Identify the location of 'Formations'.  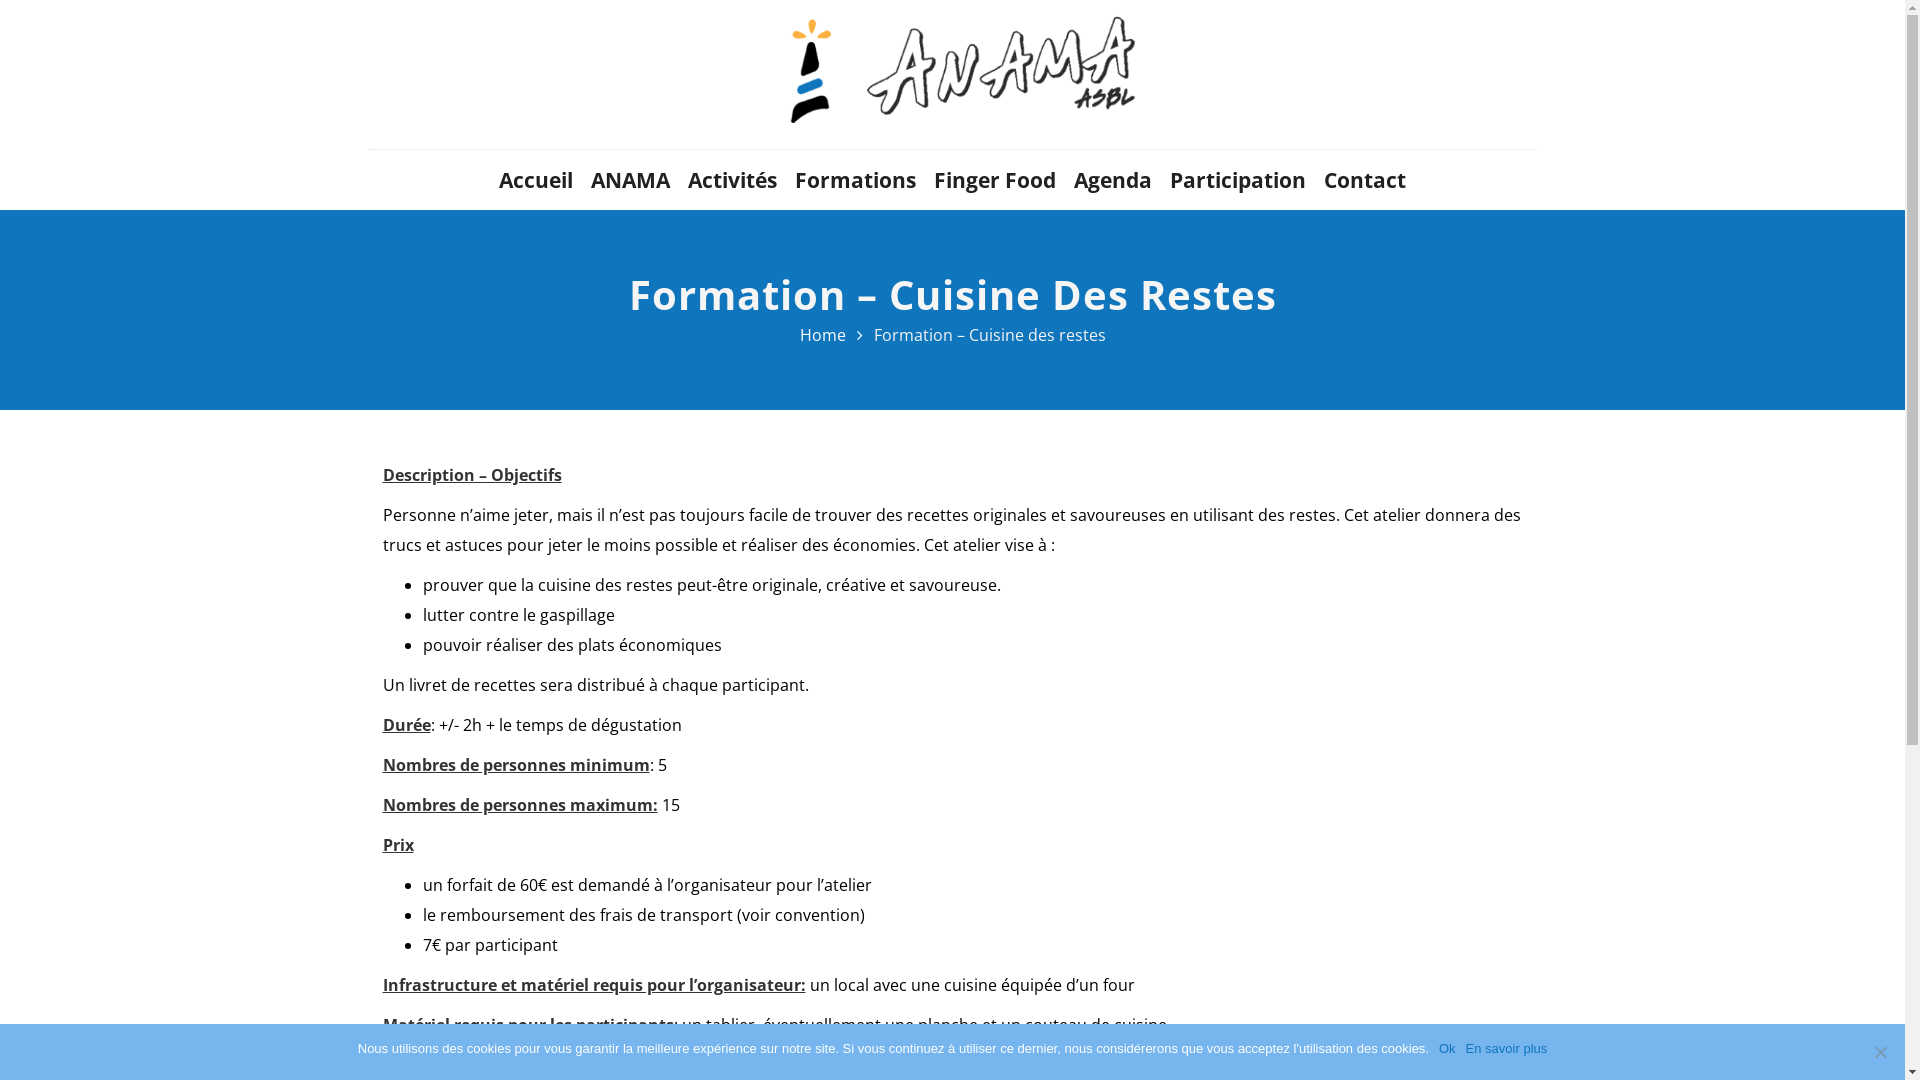
(855, 180).